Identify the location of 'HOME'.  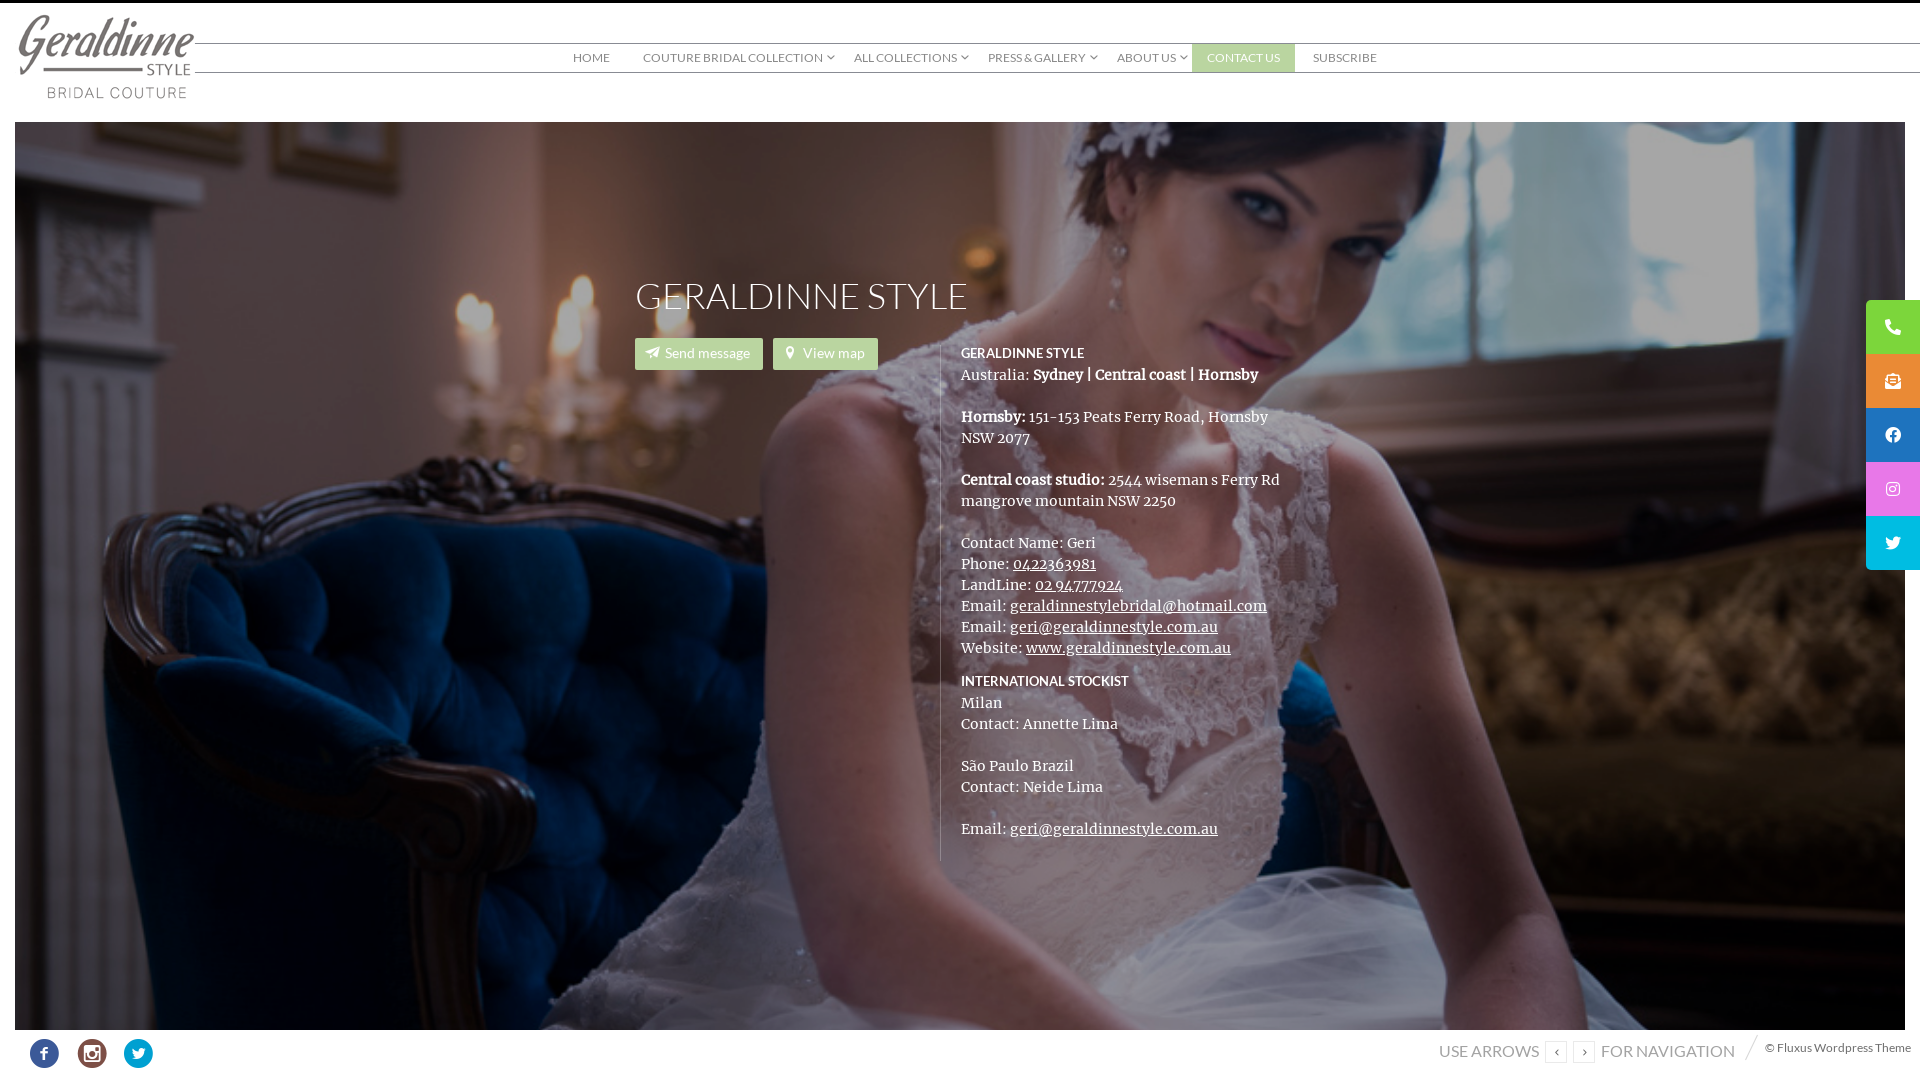
(557, 56).